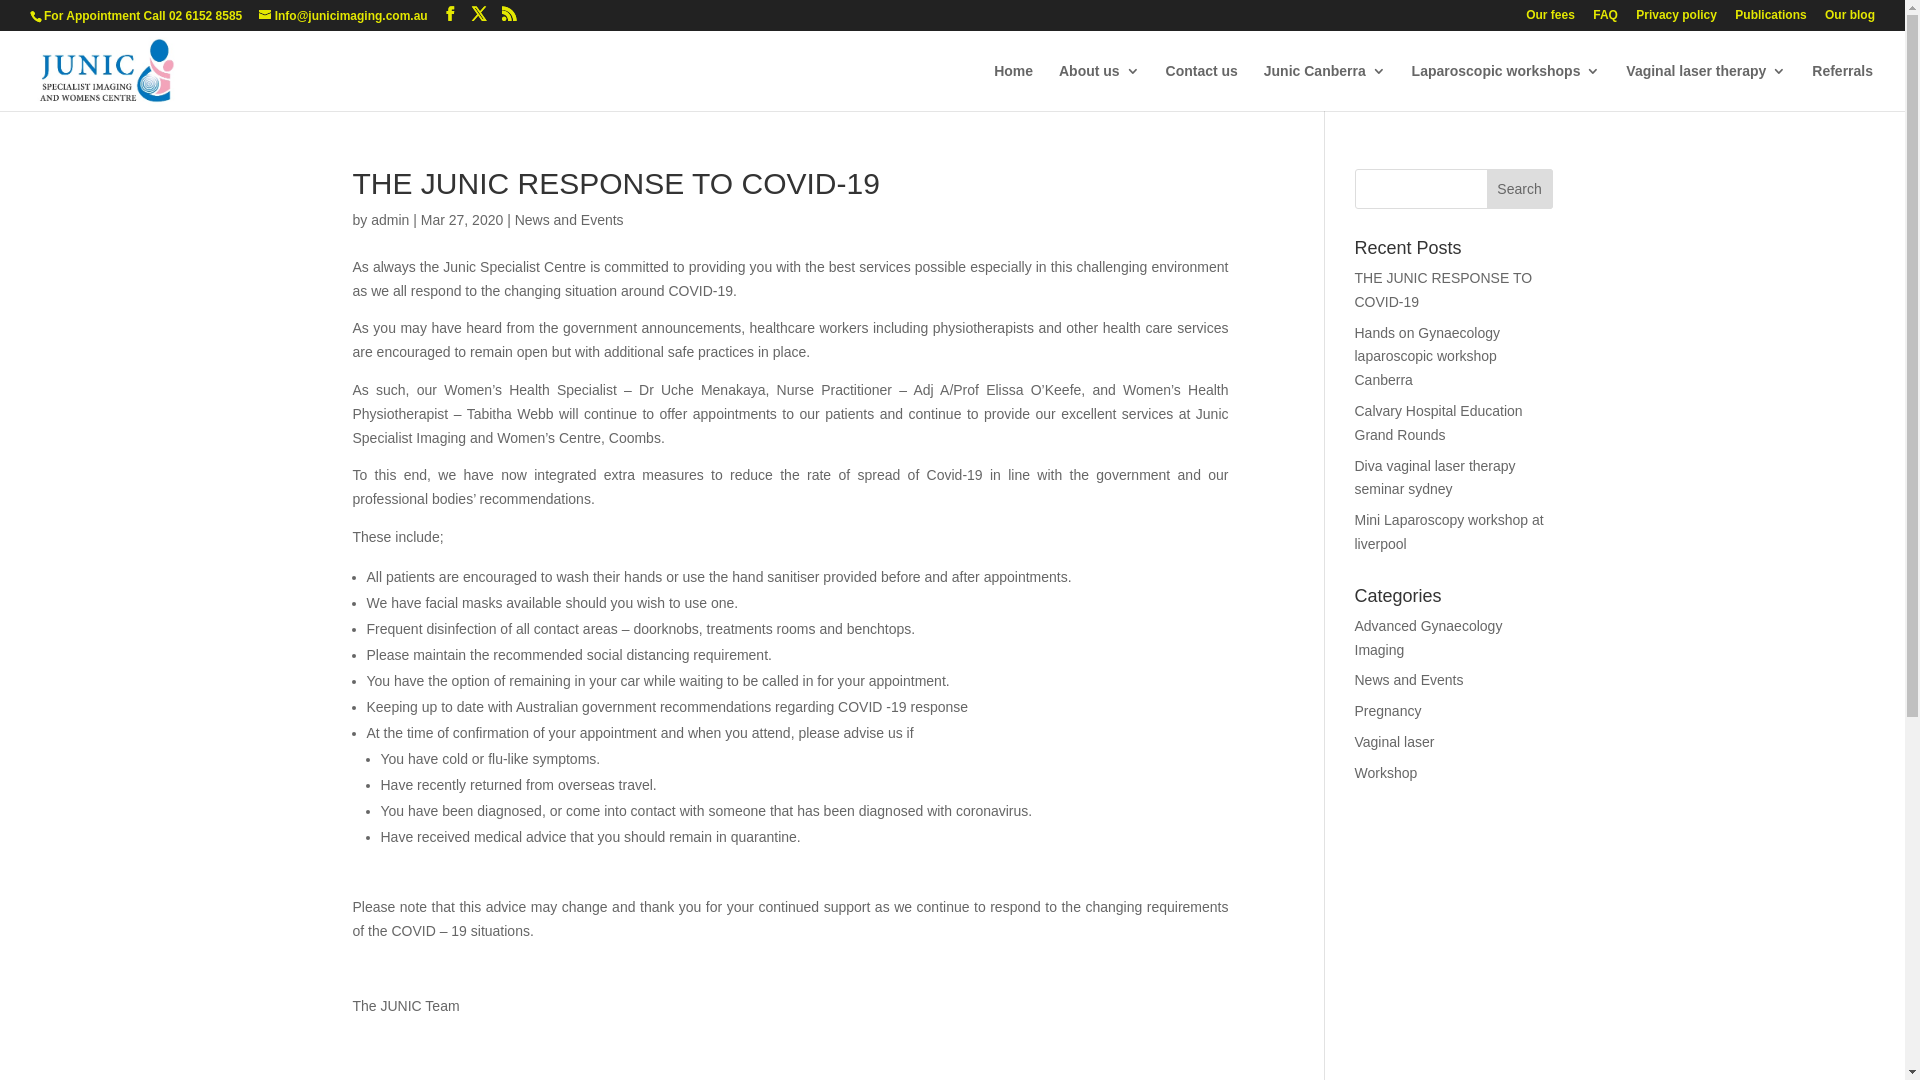  Describe the element at coordinates (1353, 531) in the screenshot. I see `'Mini Laparoscopy workshop at liverpool'` at that location.